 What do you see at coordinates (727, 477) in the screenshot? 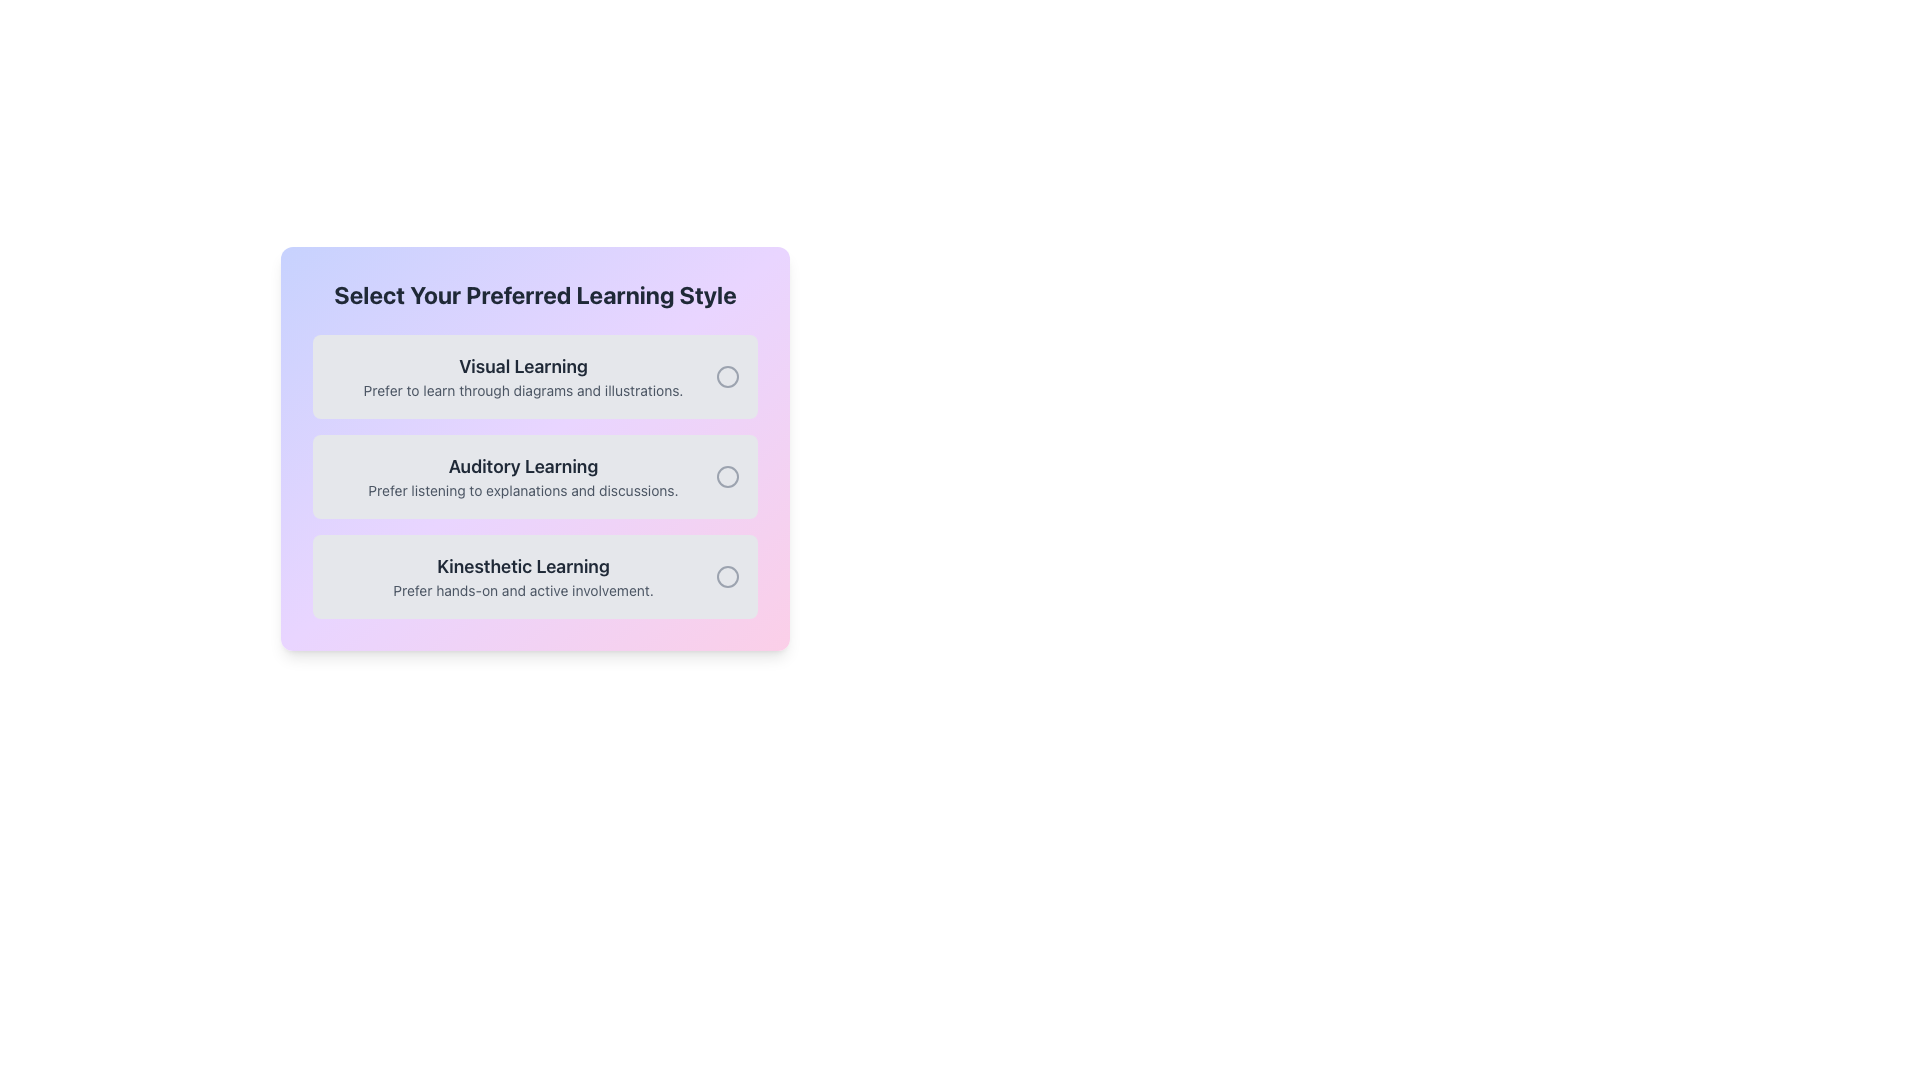
I see `the circular radio button with a gray outline, which is the second icon corresponding to the 'Auditory Learning' option in a list of selectable learning styles` at bounding box center [727, 477].